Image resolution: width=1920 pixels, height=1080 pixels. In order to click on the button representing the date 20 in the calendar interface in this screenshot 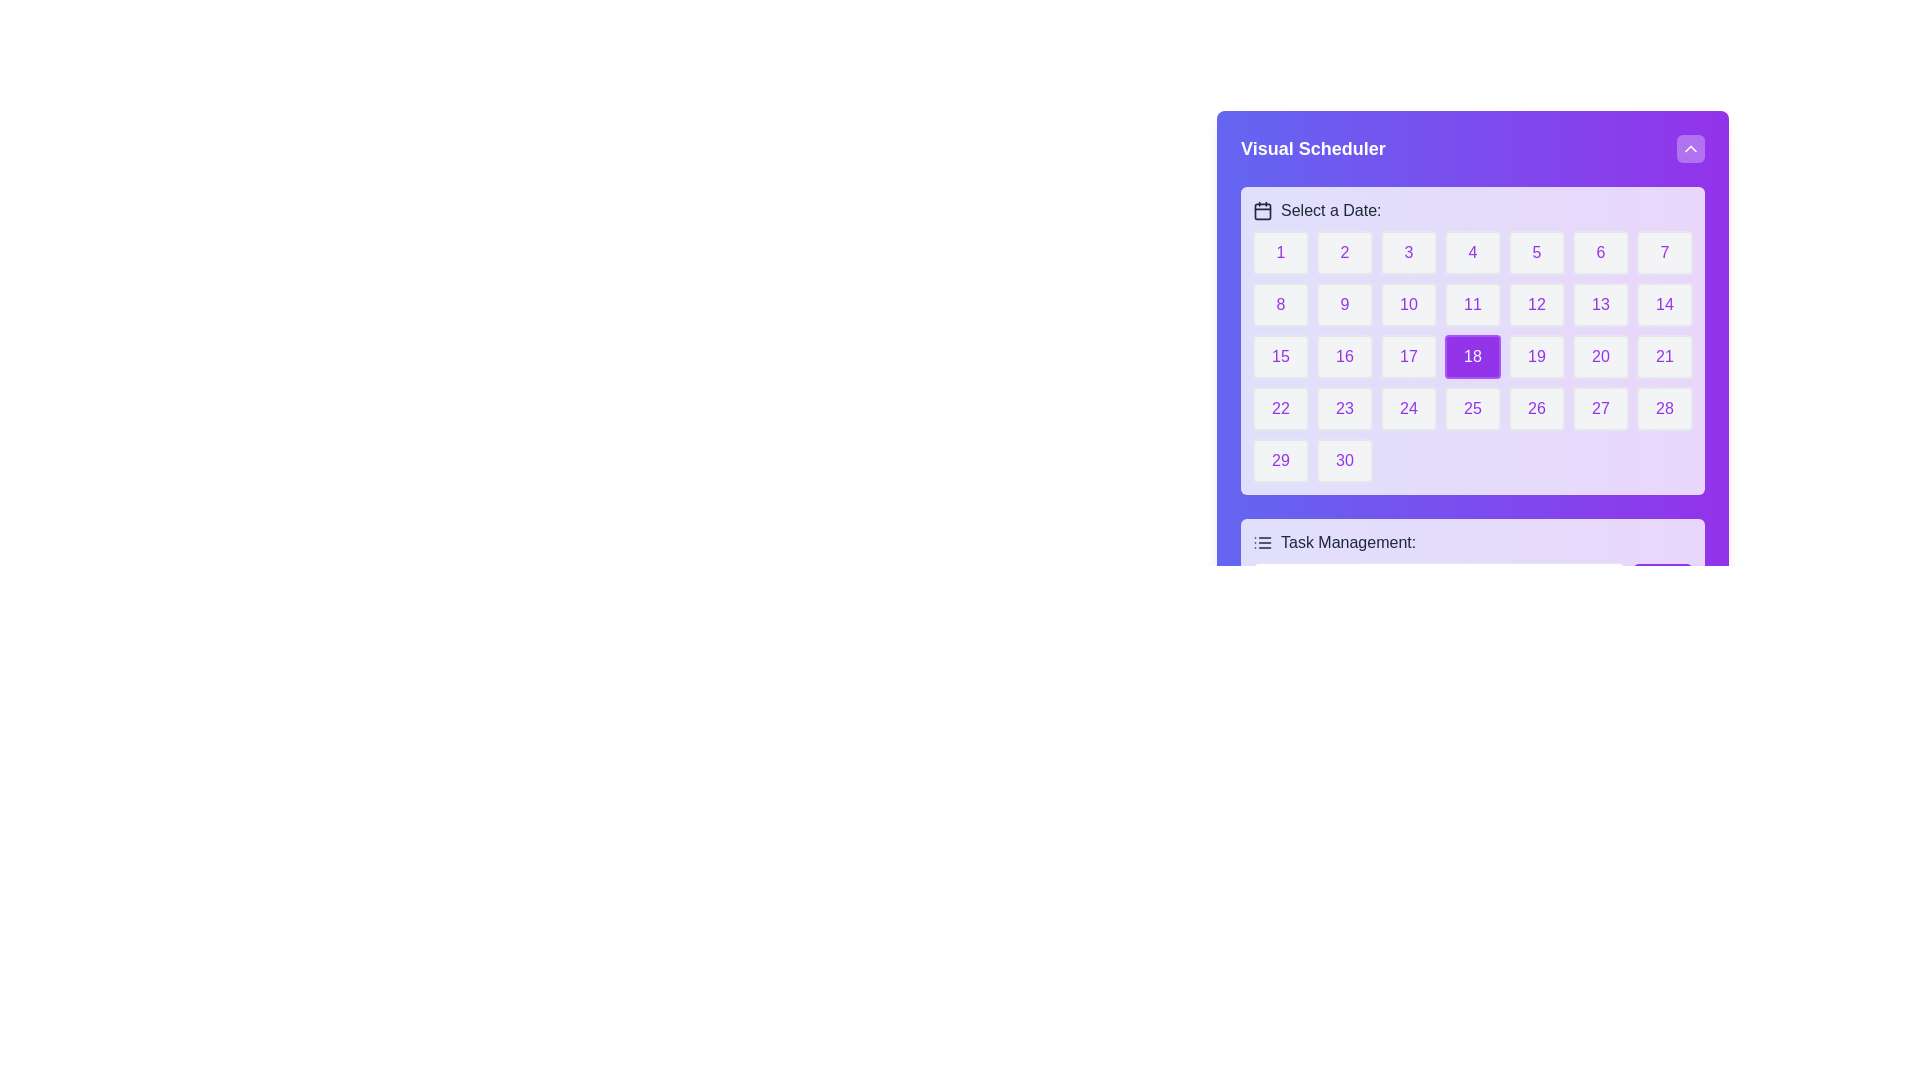, I will do `click(1601, 356)`.